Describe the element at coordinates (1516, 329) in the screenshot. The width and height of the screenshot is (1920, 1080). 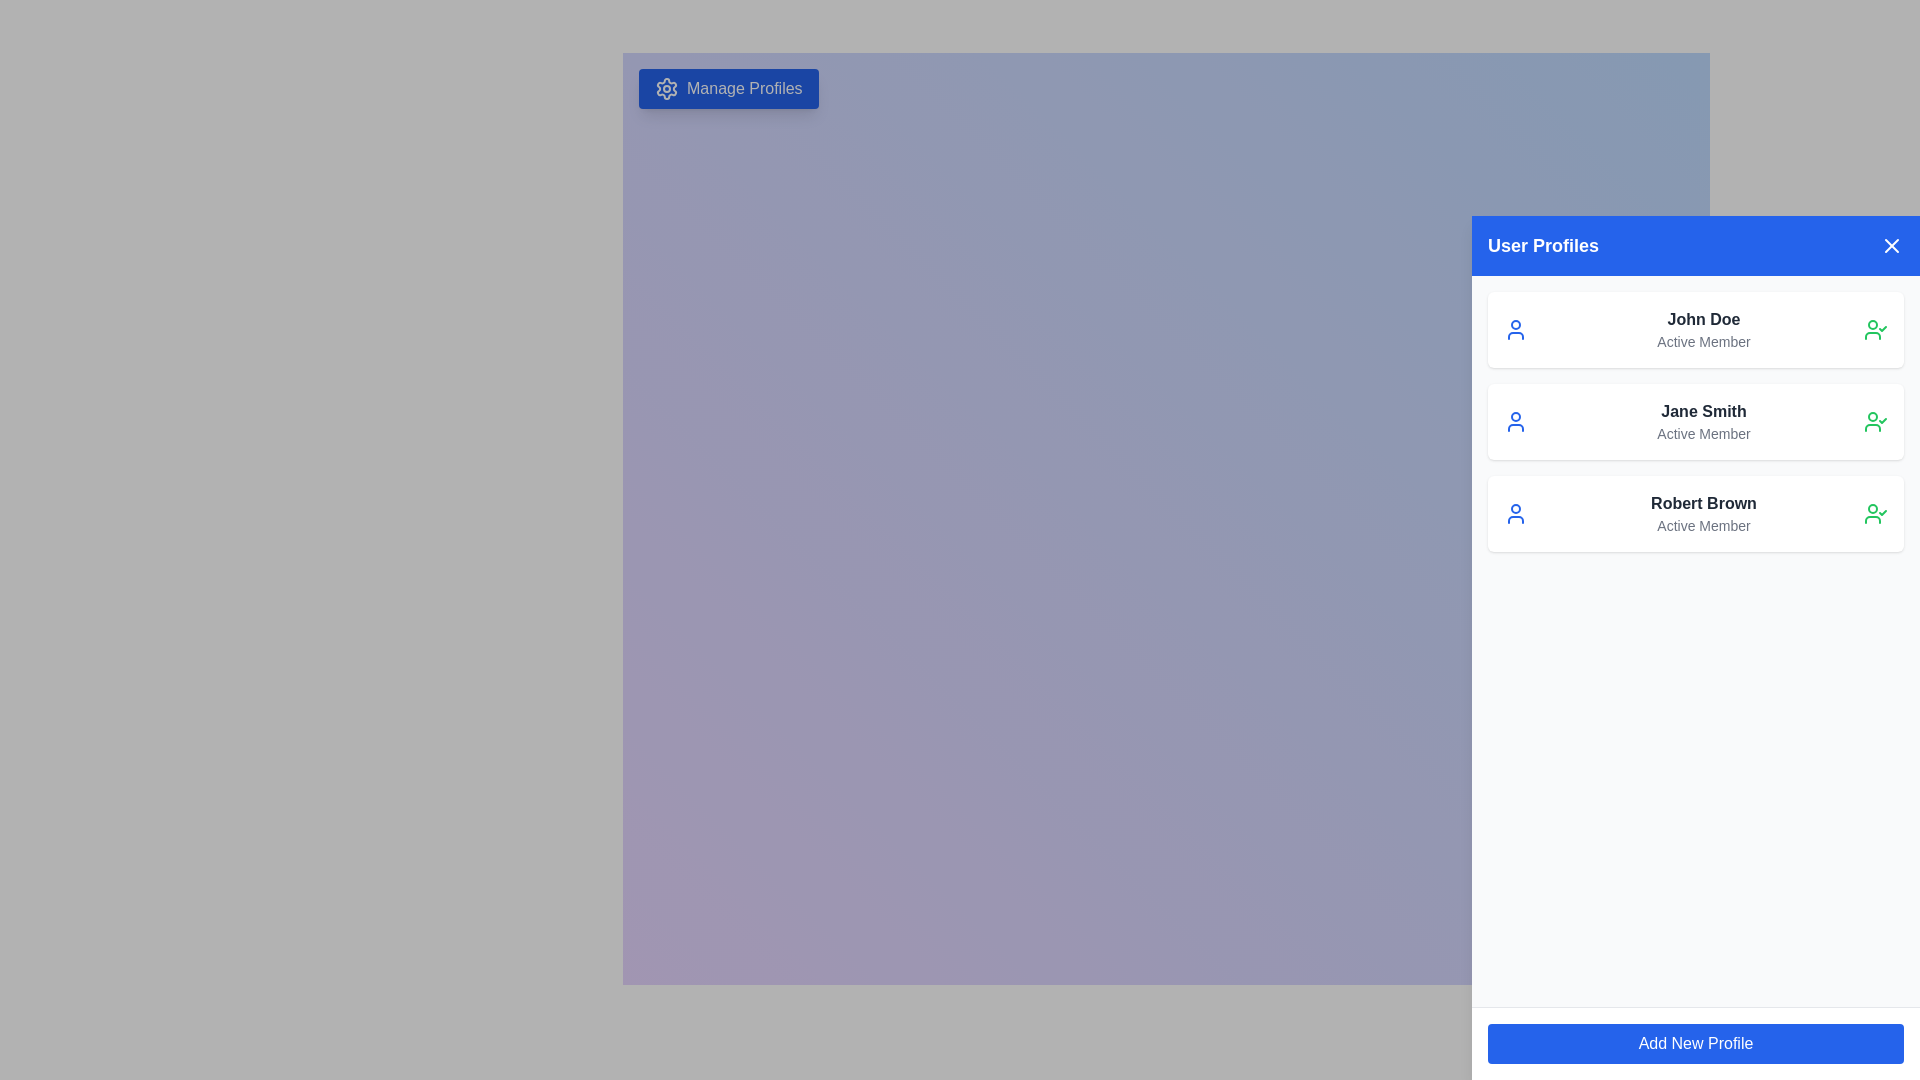
I see `the user profile icon for 'John Doe', located at the left edge of the profile card, preceding the text 'John Doe Active Member'` at that location.